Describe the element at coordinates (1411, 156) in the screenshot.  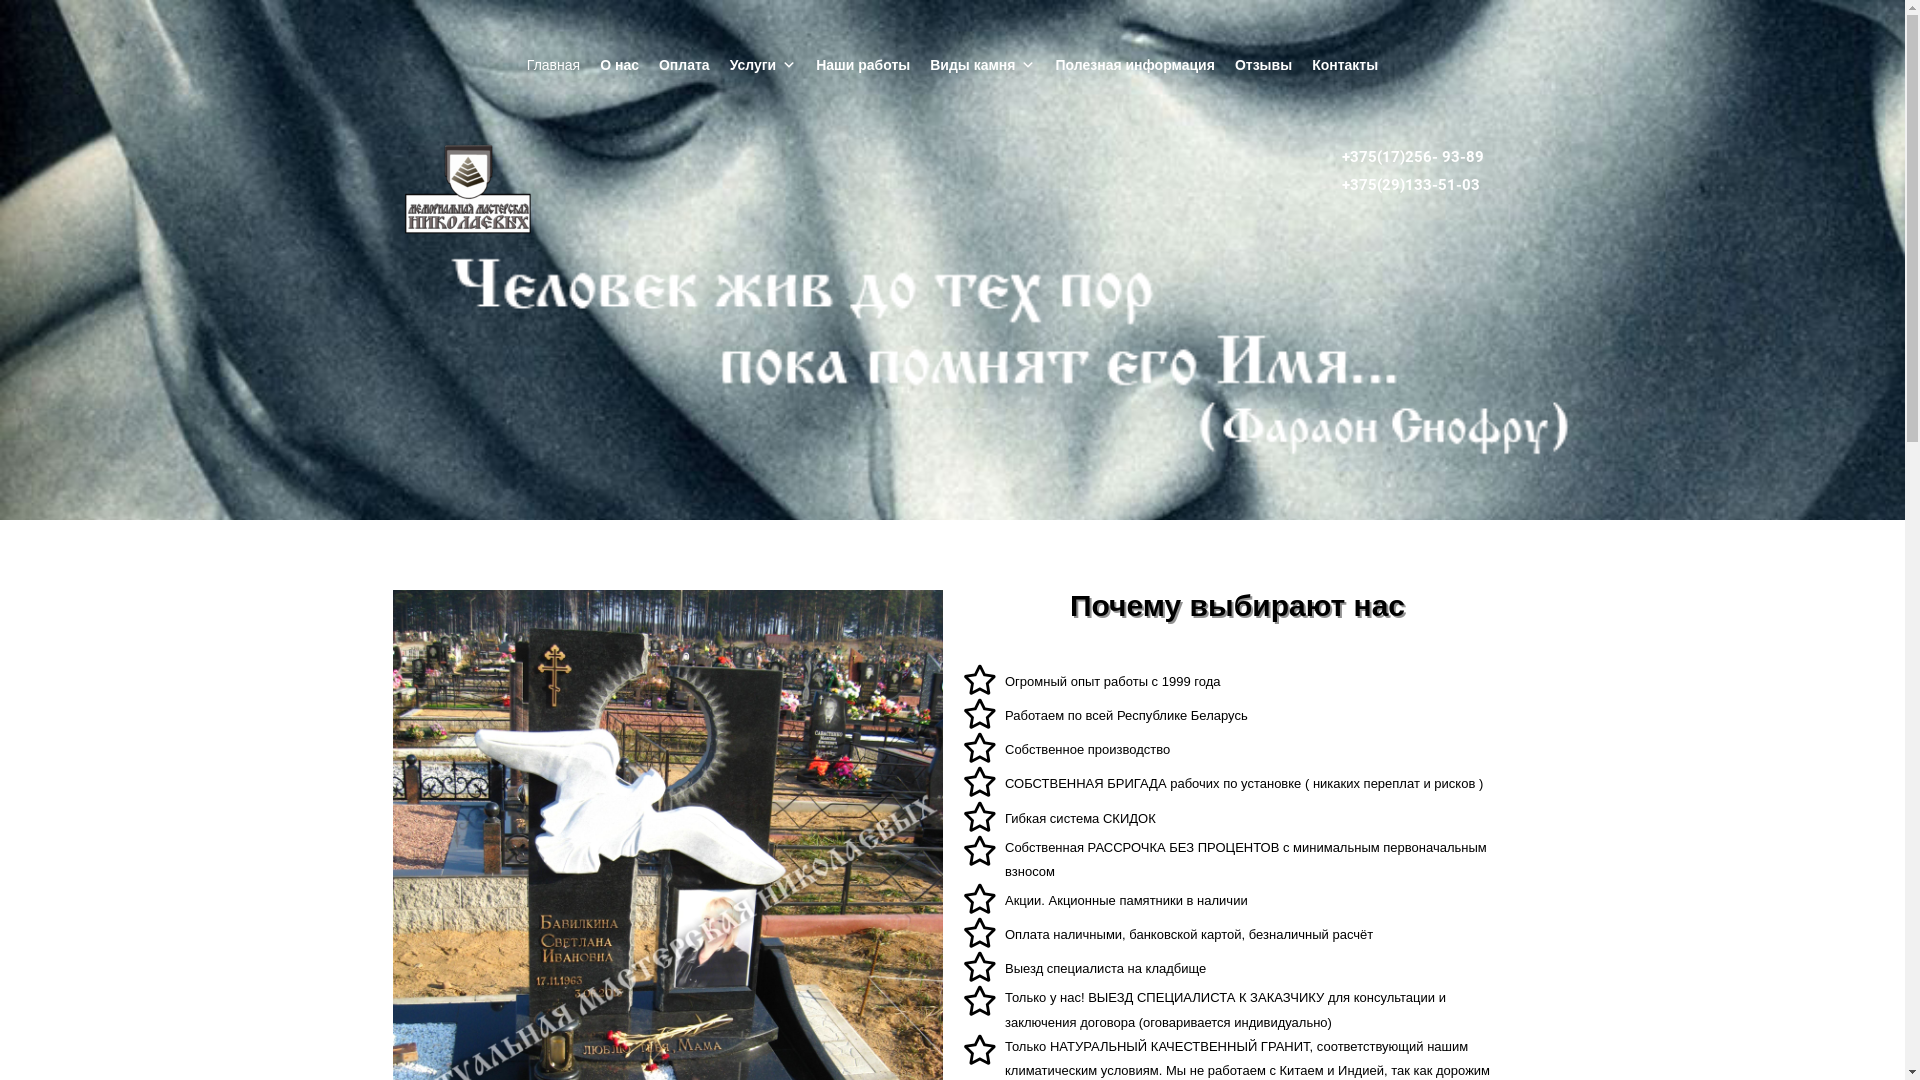
I see `'+375(17)256- 93-89'` at that location.